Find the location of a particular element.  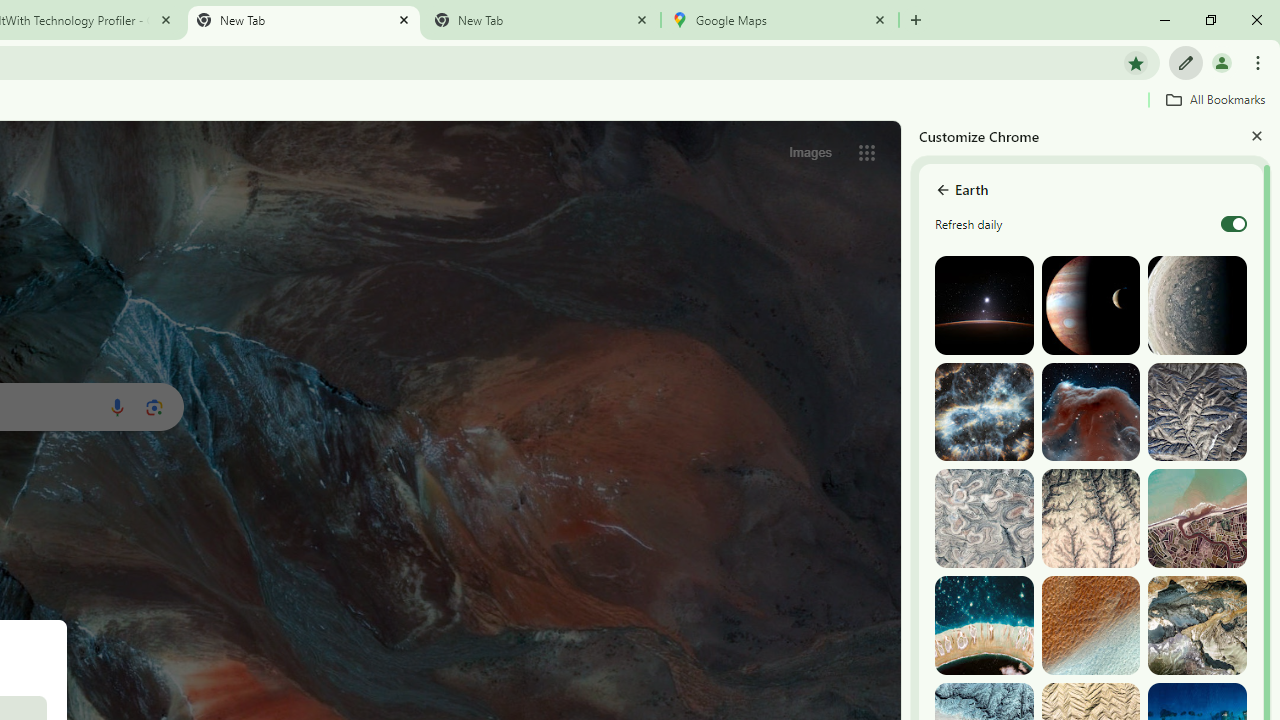

'Minimize' is located at coordinates (1165, 20).